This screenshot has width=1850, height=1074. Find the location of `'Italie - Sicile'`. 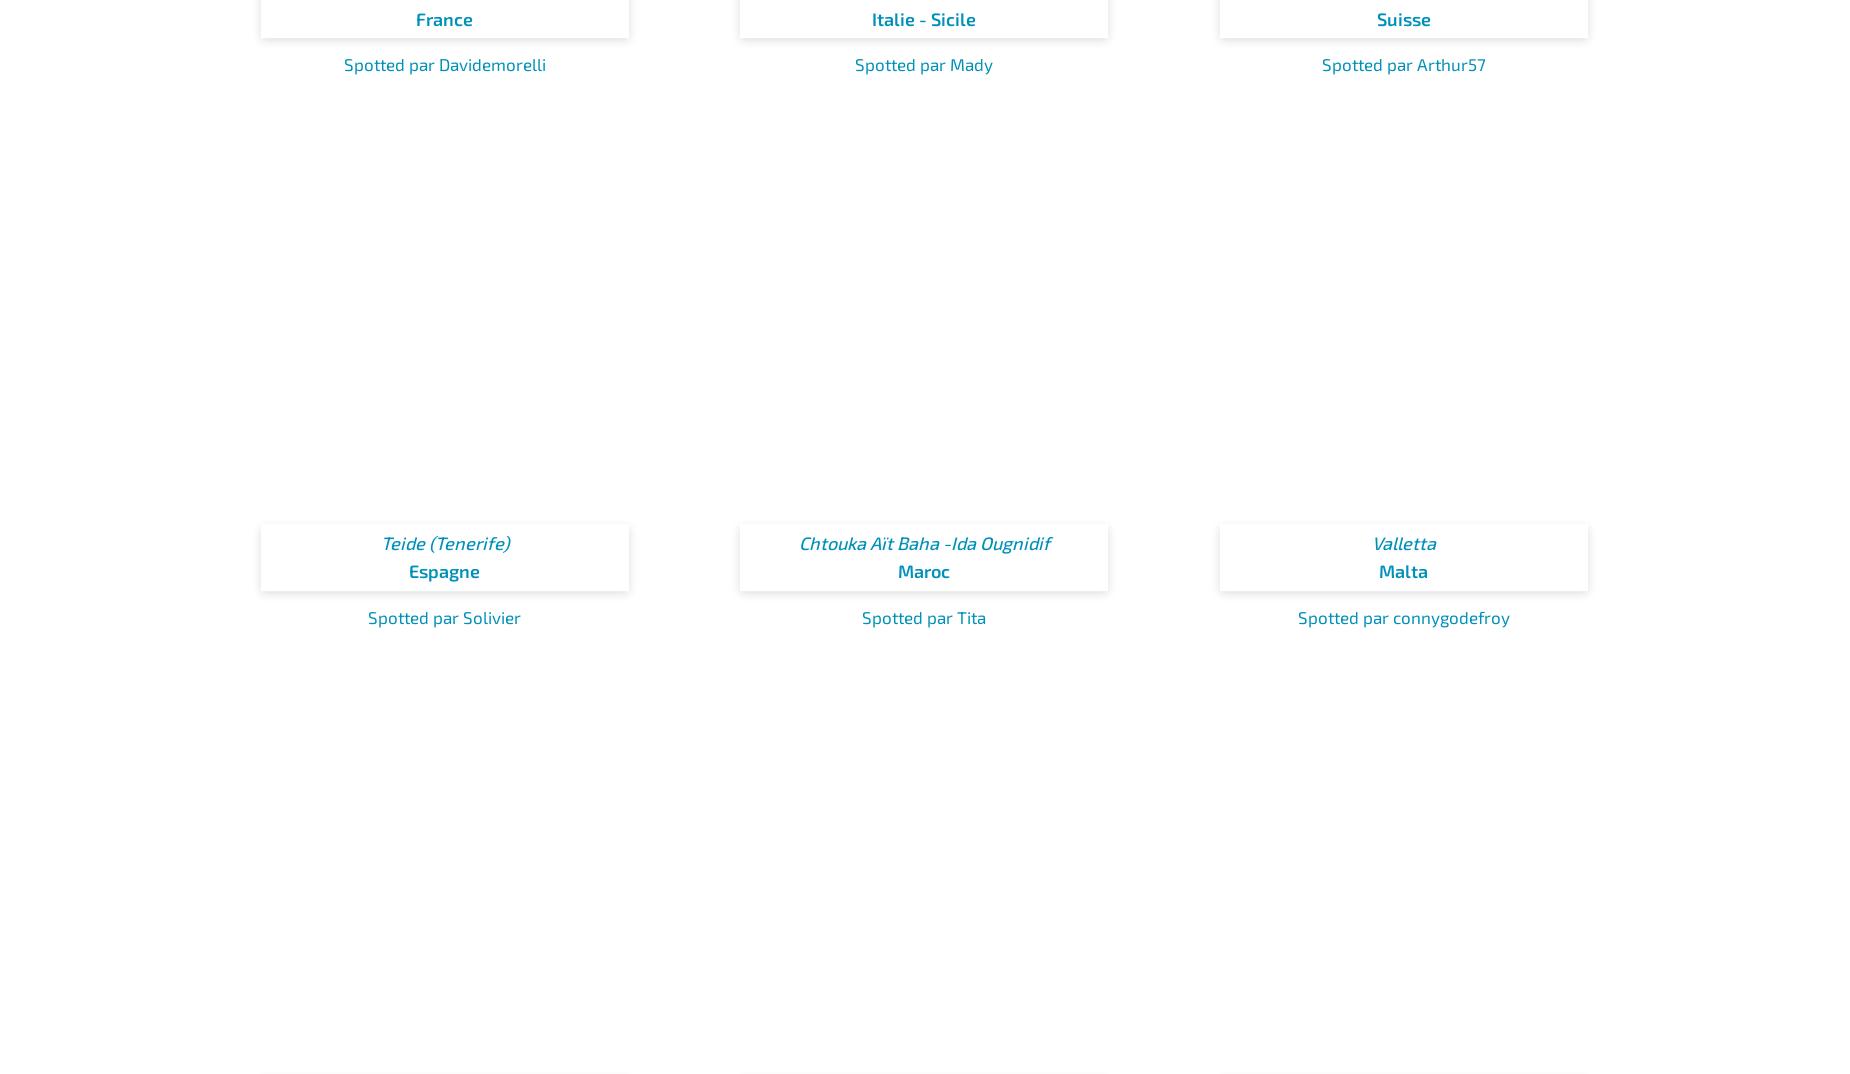

'Italie - Sicile' is located at coordinates (924, 17).